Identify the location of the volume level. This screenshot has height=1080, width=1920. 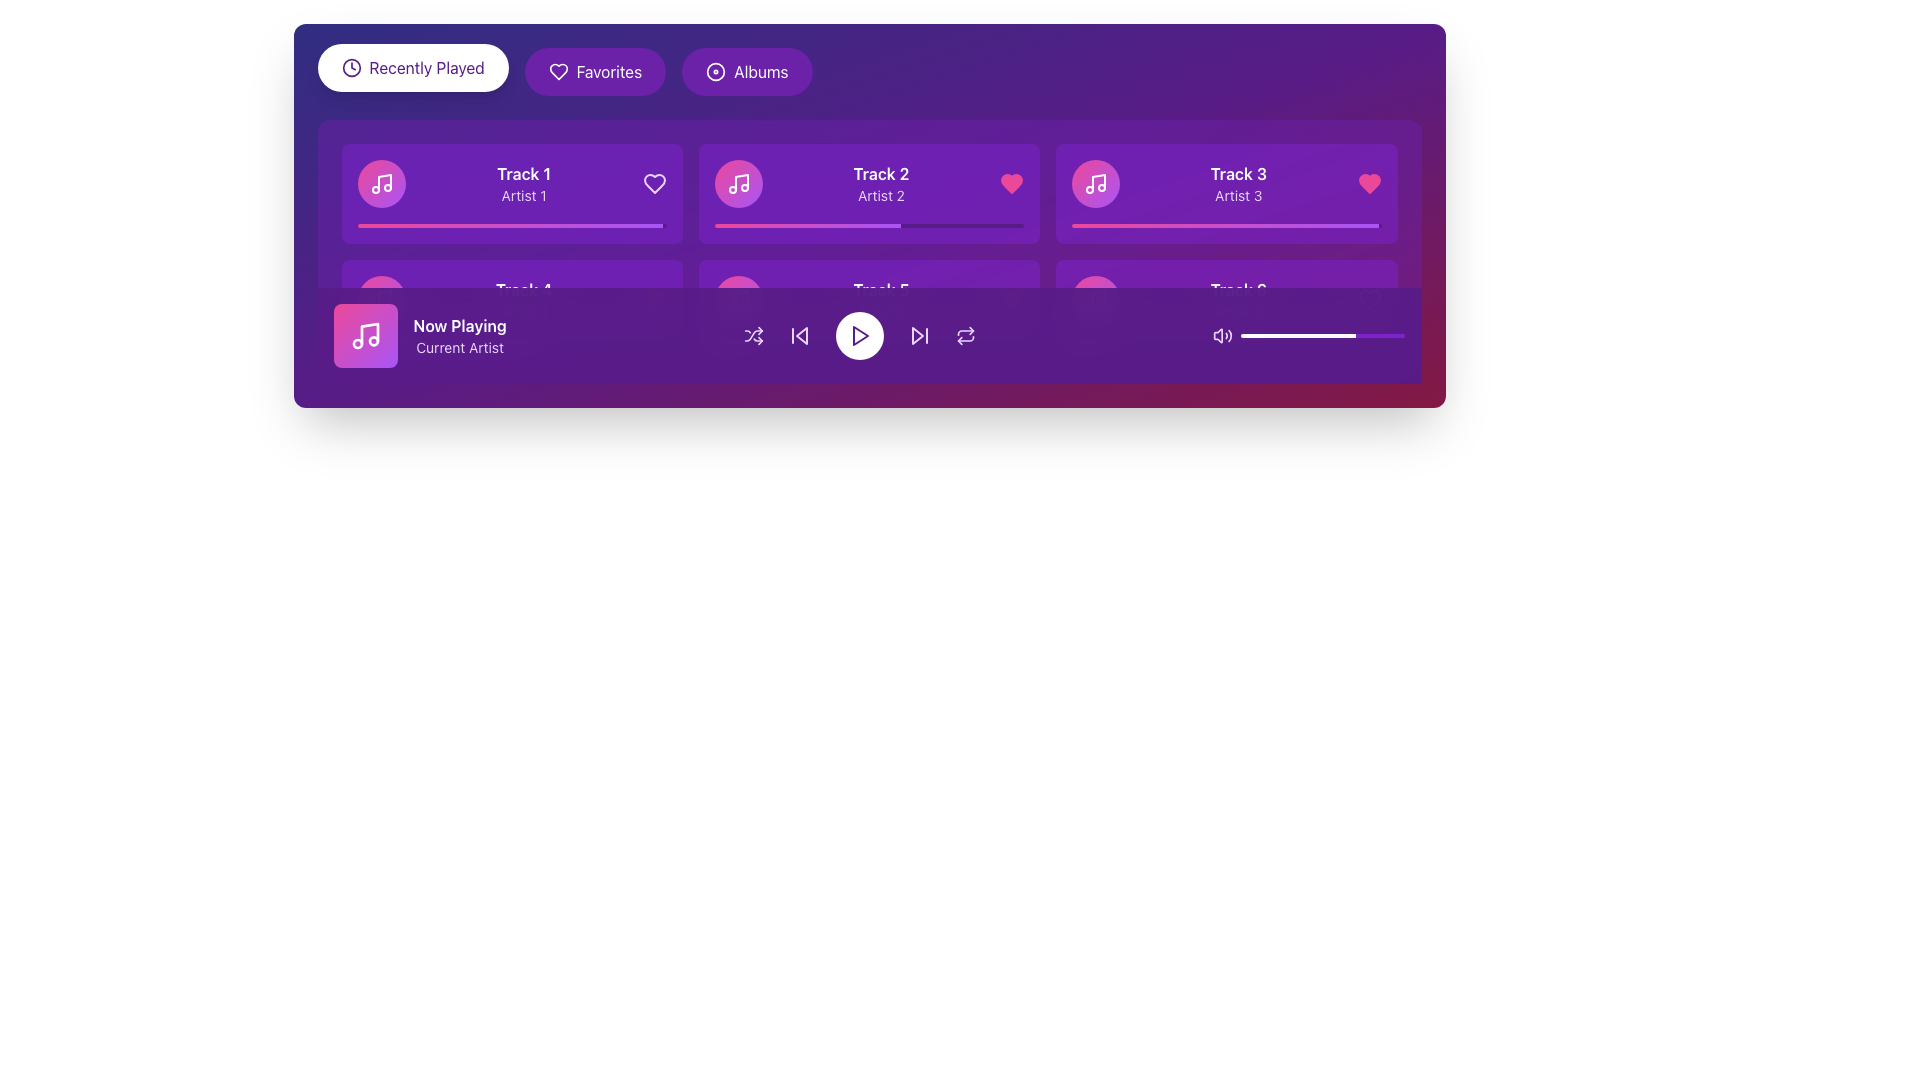
(1284, 334).